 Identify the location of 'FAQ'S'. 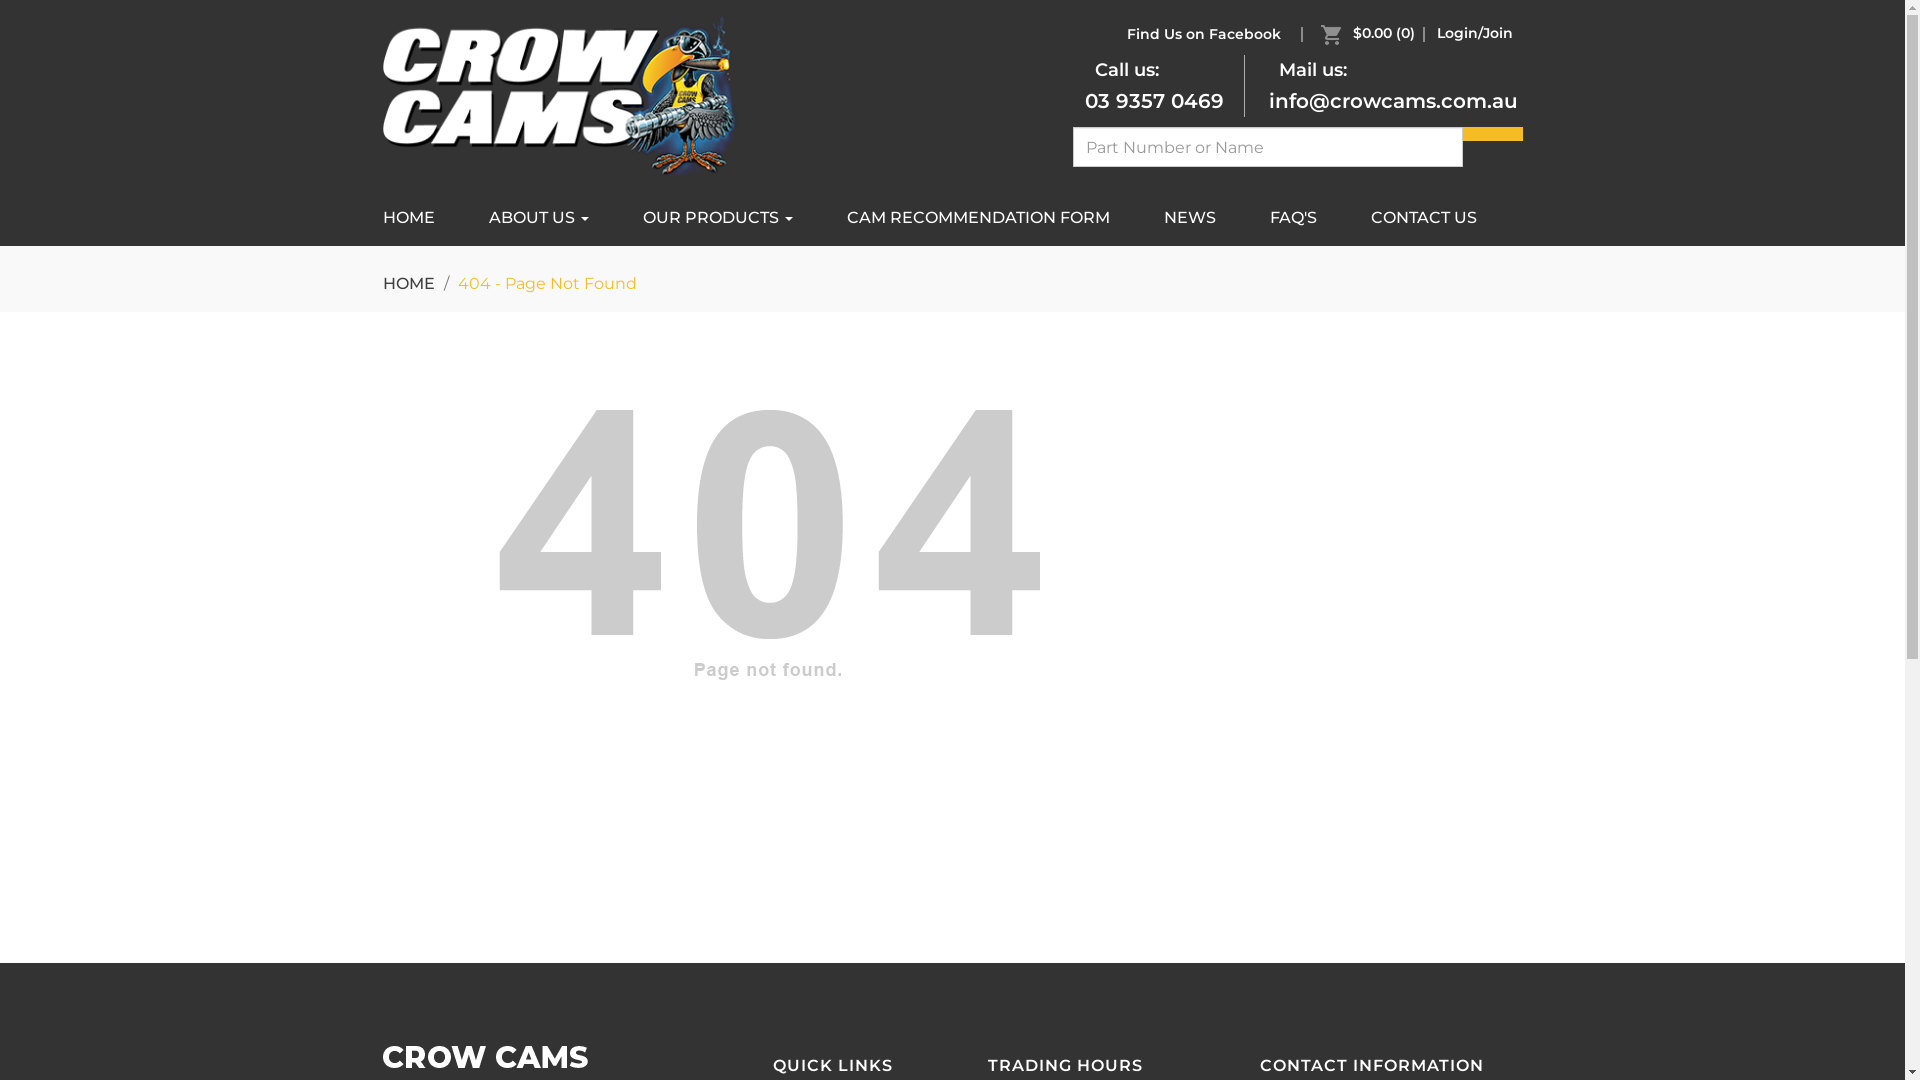
(1292, 218).